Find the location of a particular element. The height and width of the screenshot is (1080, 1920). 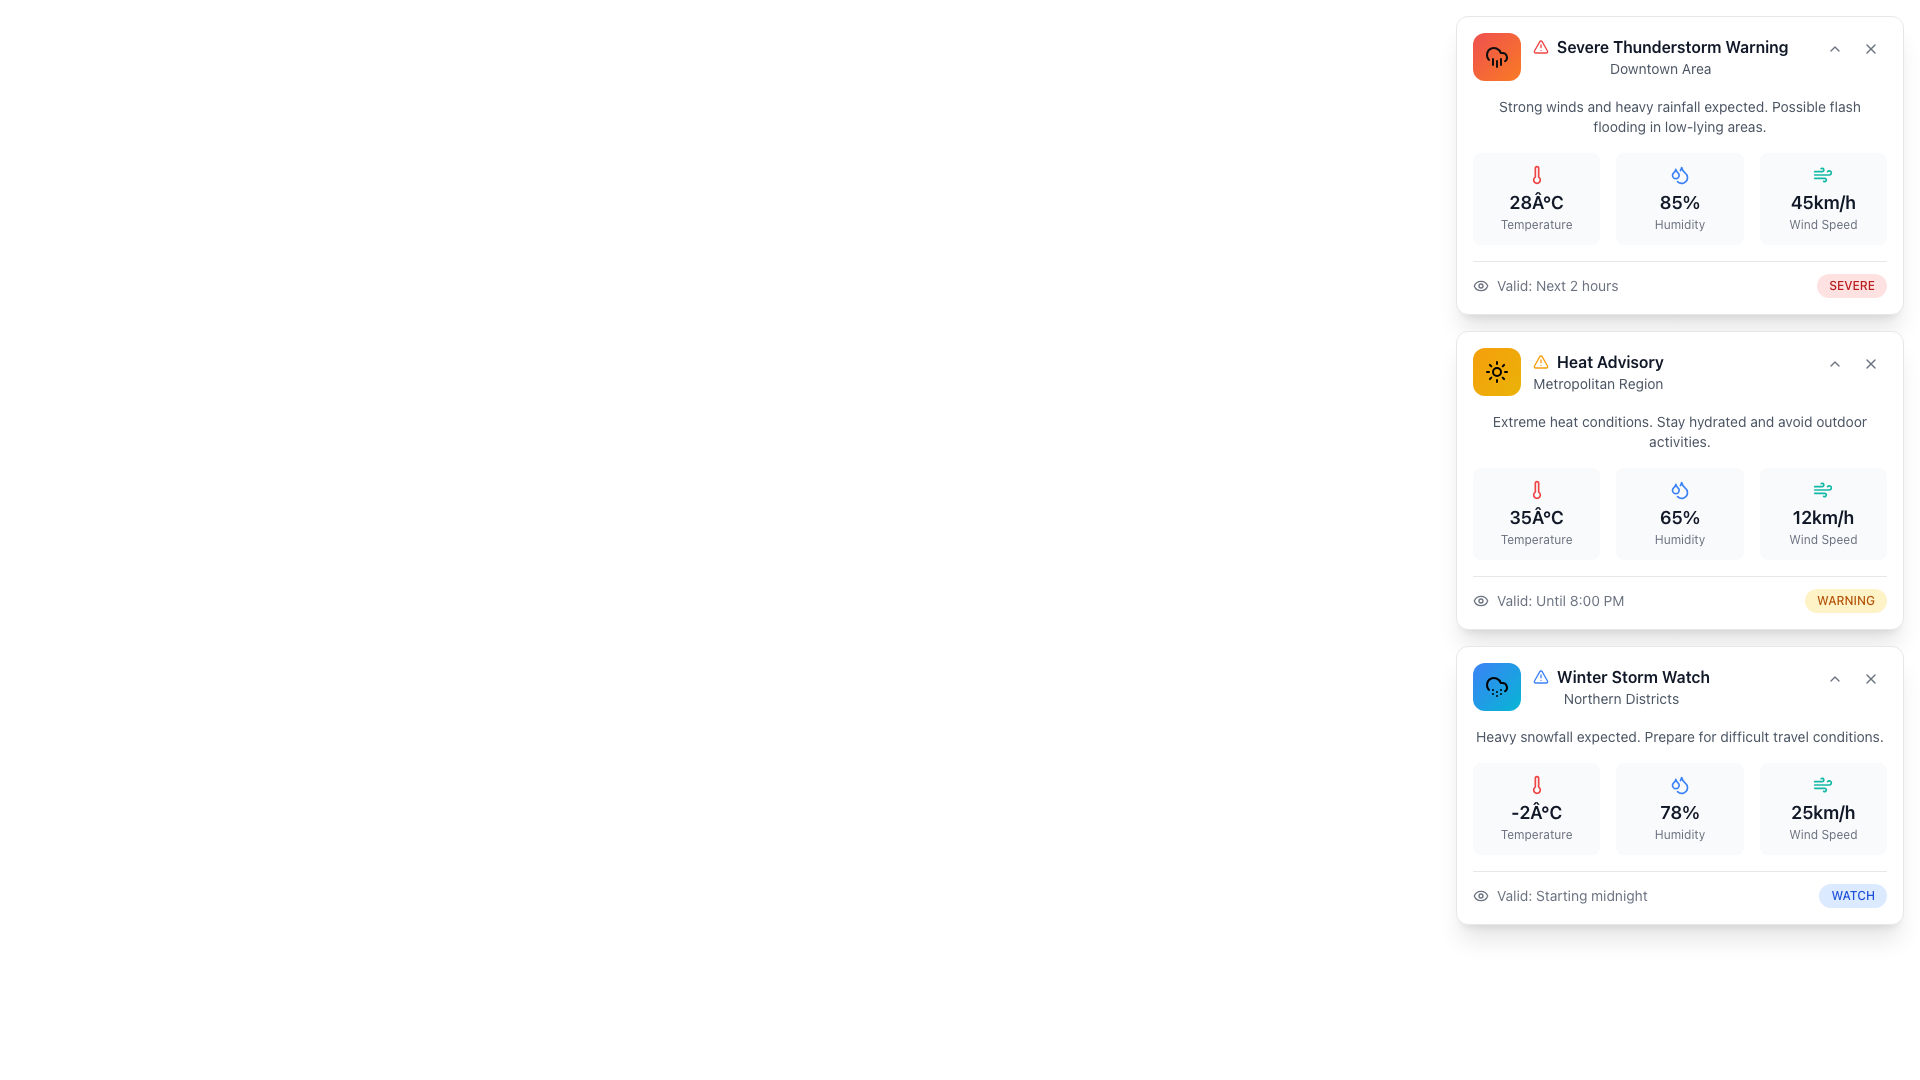

the Text label that indicates the wind speed descriptor located below the '45km/h' text within the 'Severe Thunderstorm Warning' card is located at coordinates (1823, 224).